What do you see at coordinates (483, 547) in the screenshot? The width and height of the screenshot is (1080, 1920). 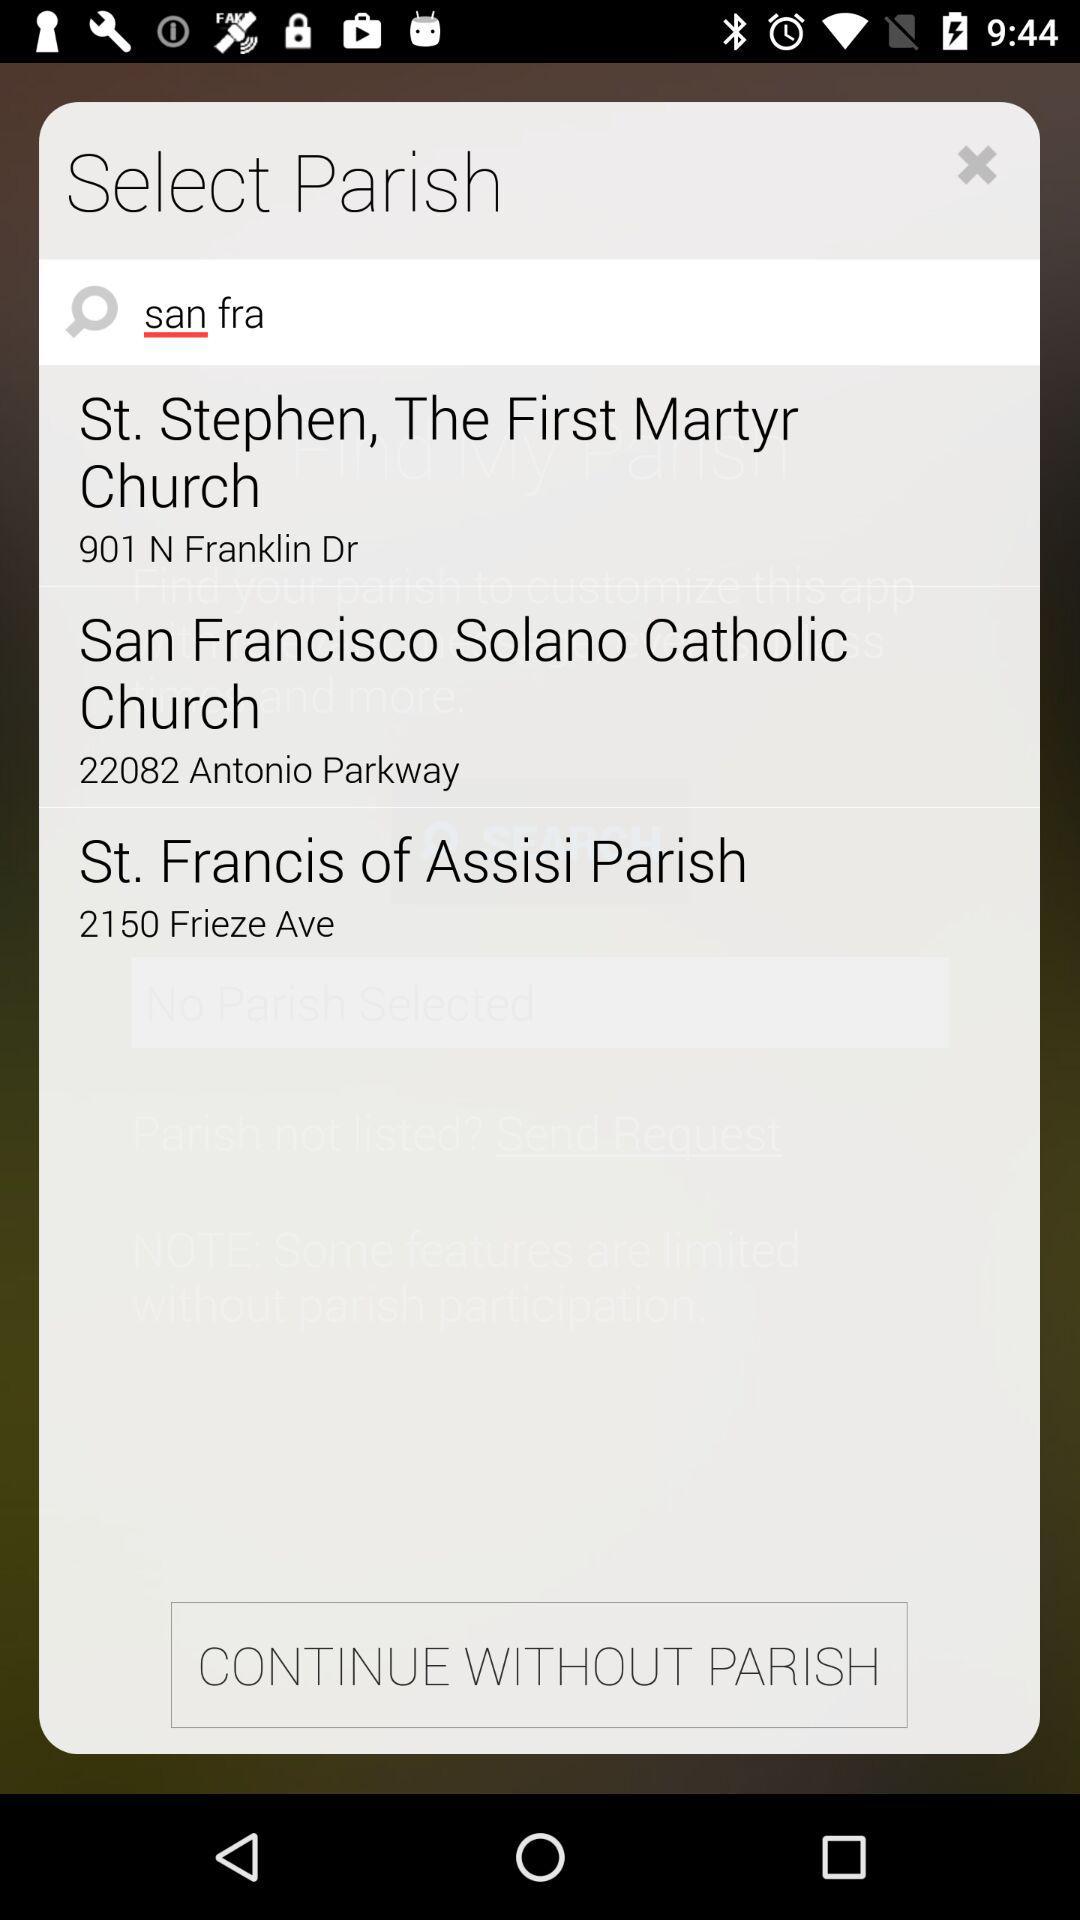 I see `the item above san francisco solano item` at bounding box center [483, 547].